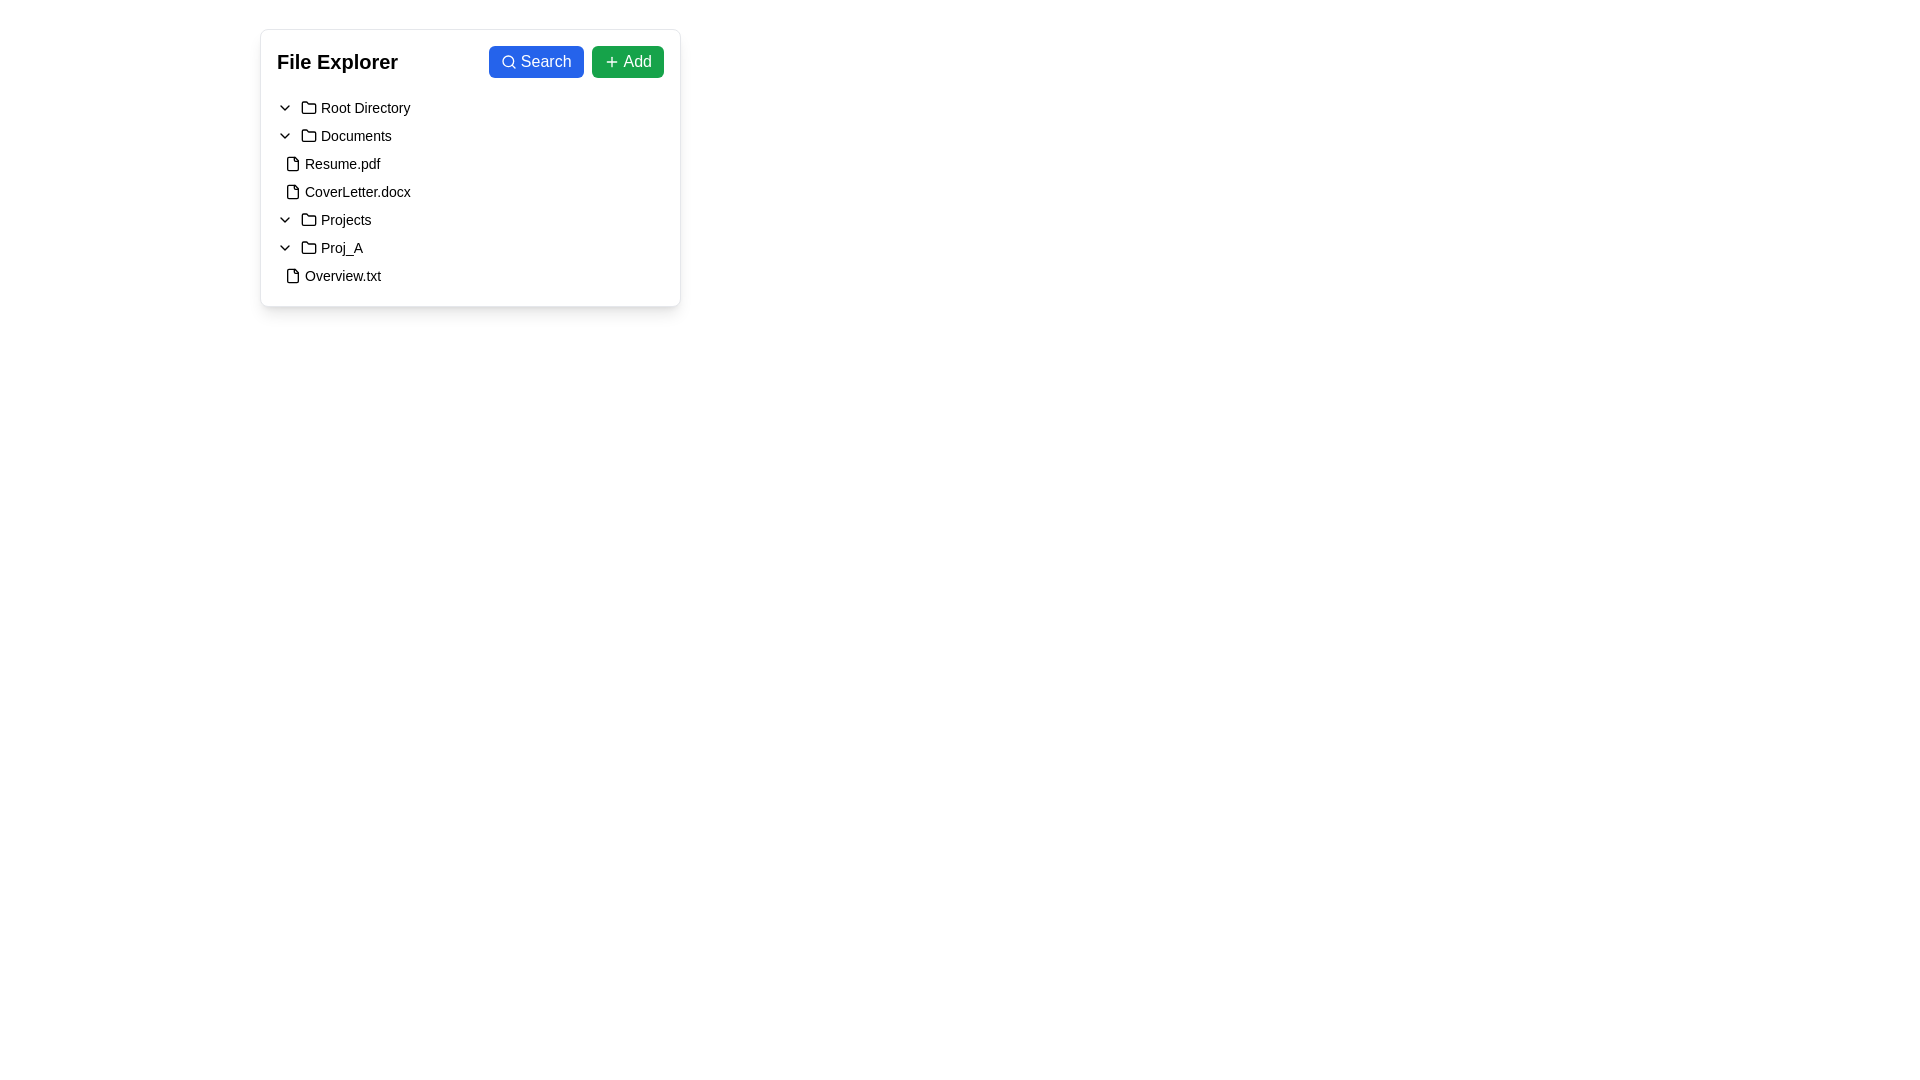  Describe the element at coordinates (469, 163) in the screenshot. I see `the 'Resume.pdf' file entry in the file explorer` at that location.